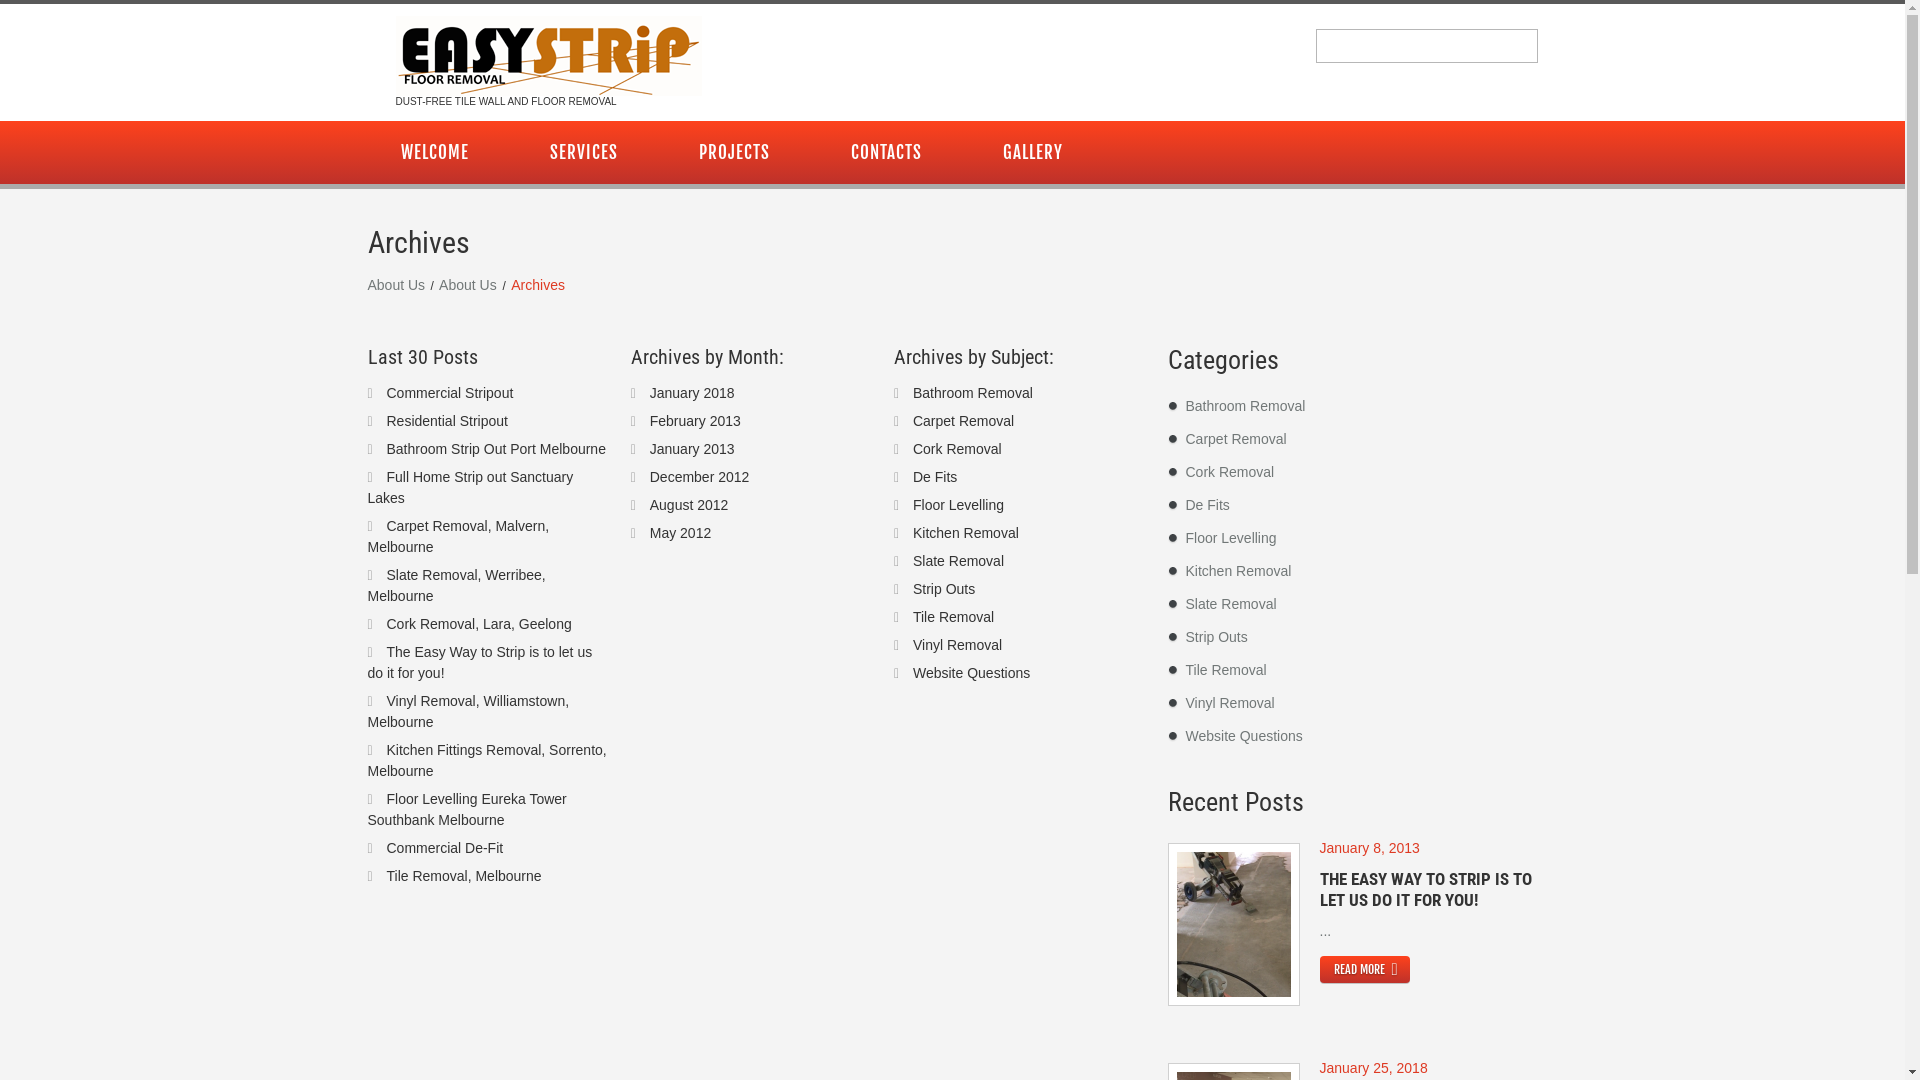 The height and width of the screenshot is (1080, 1920). Describe the element at coordinates (1032, 151) in the screenshot. I see `'GALLERY'` at that location.